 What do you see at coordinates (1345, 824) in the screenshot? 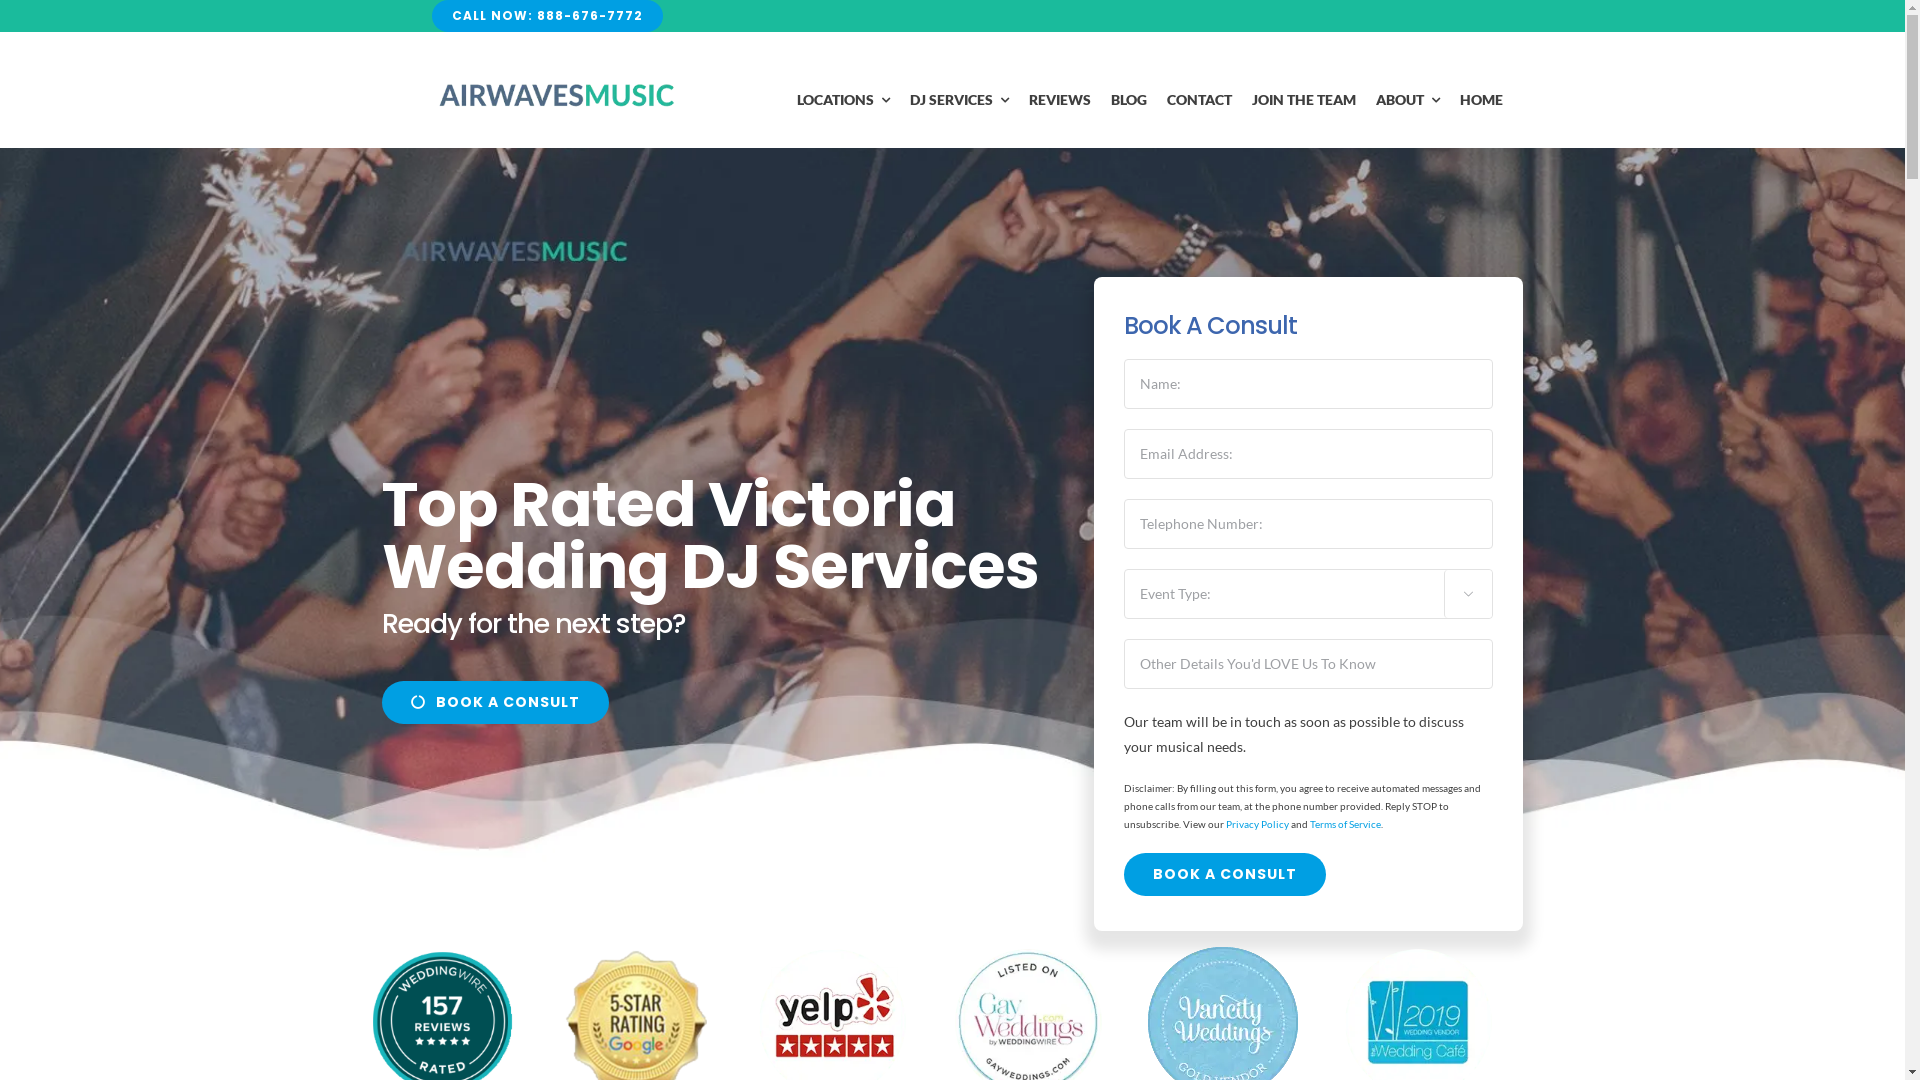
I see `'Terms of Service'` at bounding box center [1345, 824].